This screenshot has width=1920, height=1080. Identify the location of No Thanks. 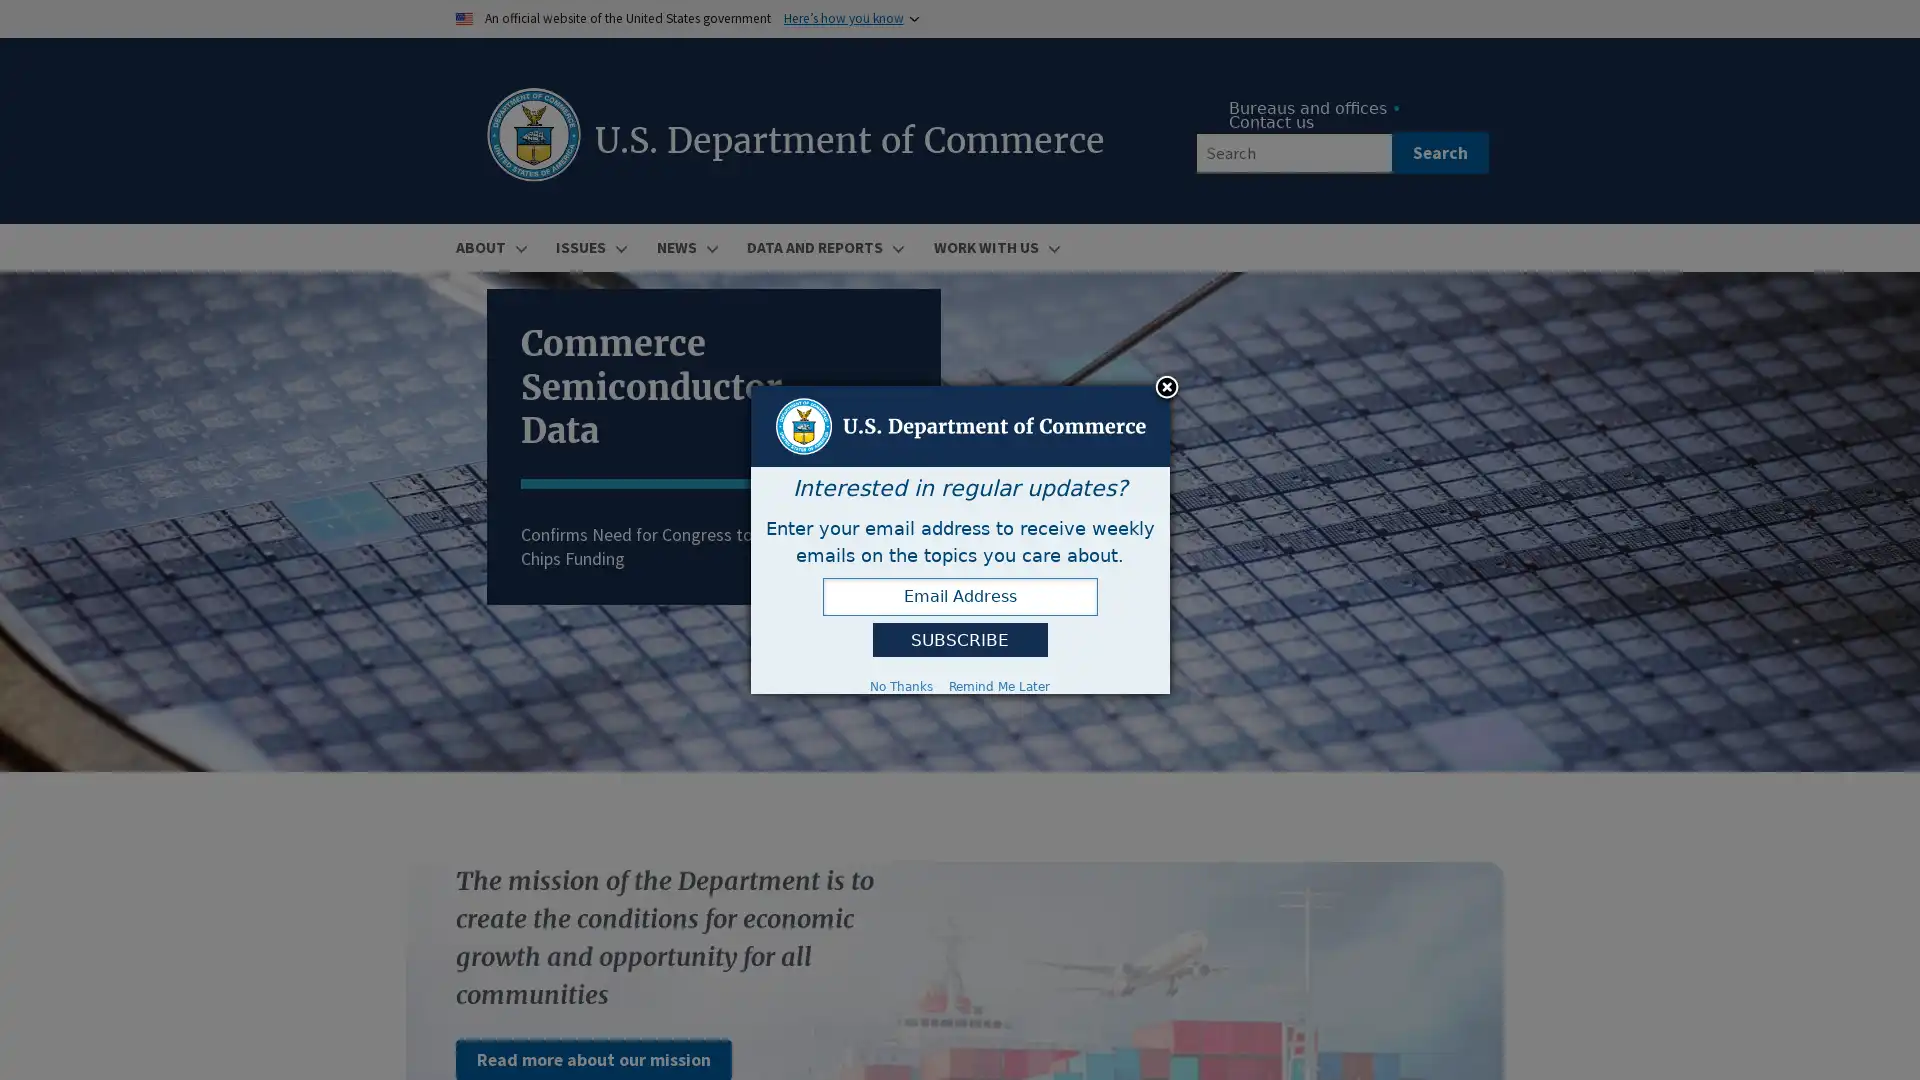
(900, 685).